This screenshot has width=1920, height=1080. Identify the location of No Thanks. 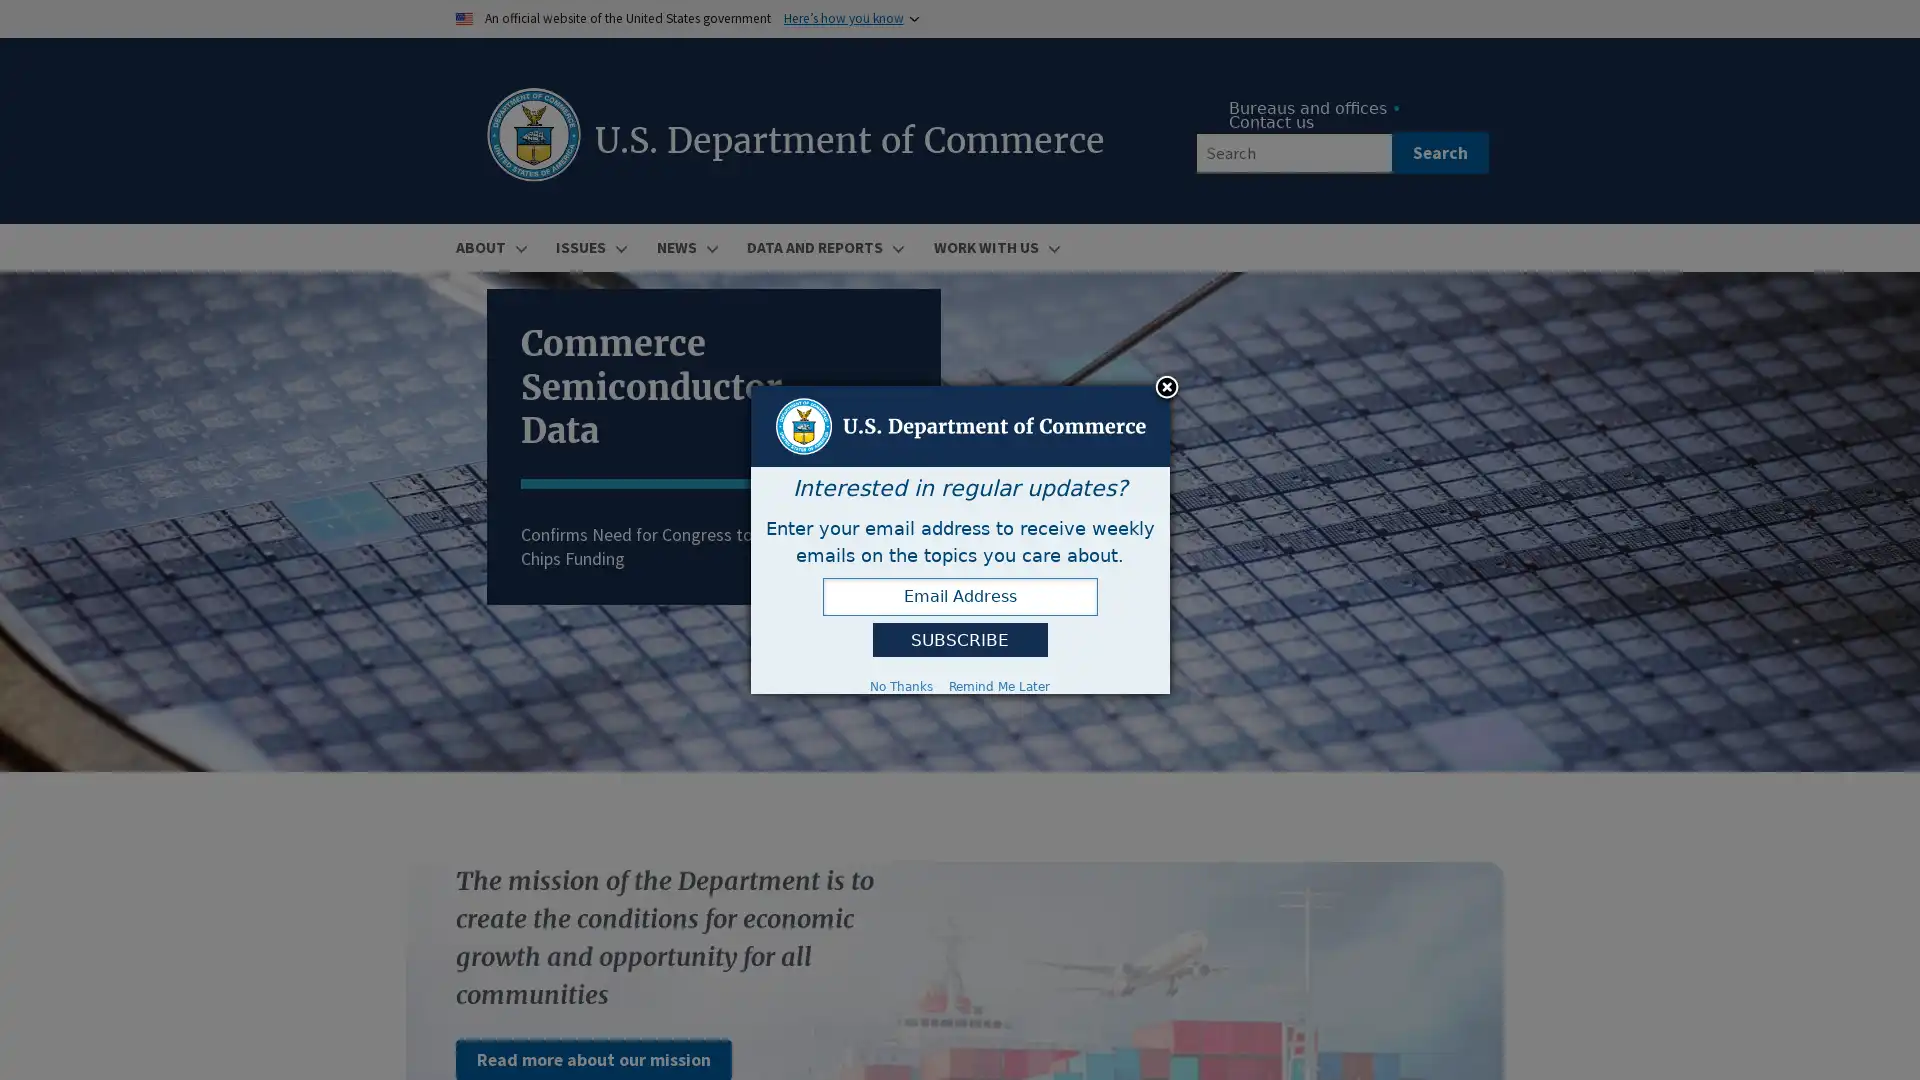
(900, 685).